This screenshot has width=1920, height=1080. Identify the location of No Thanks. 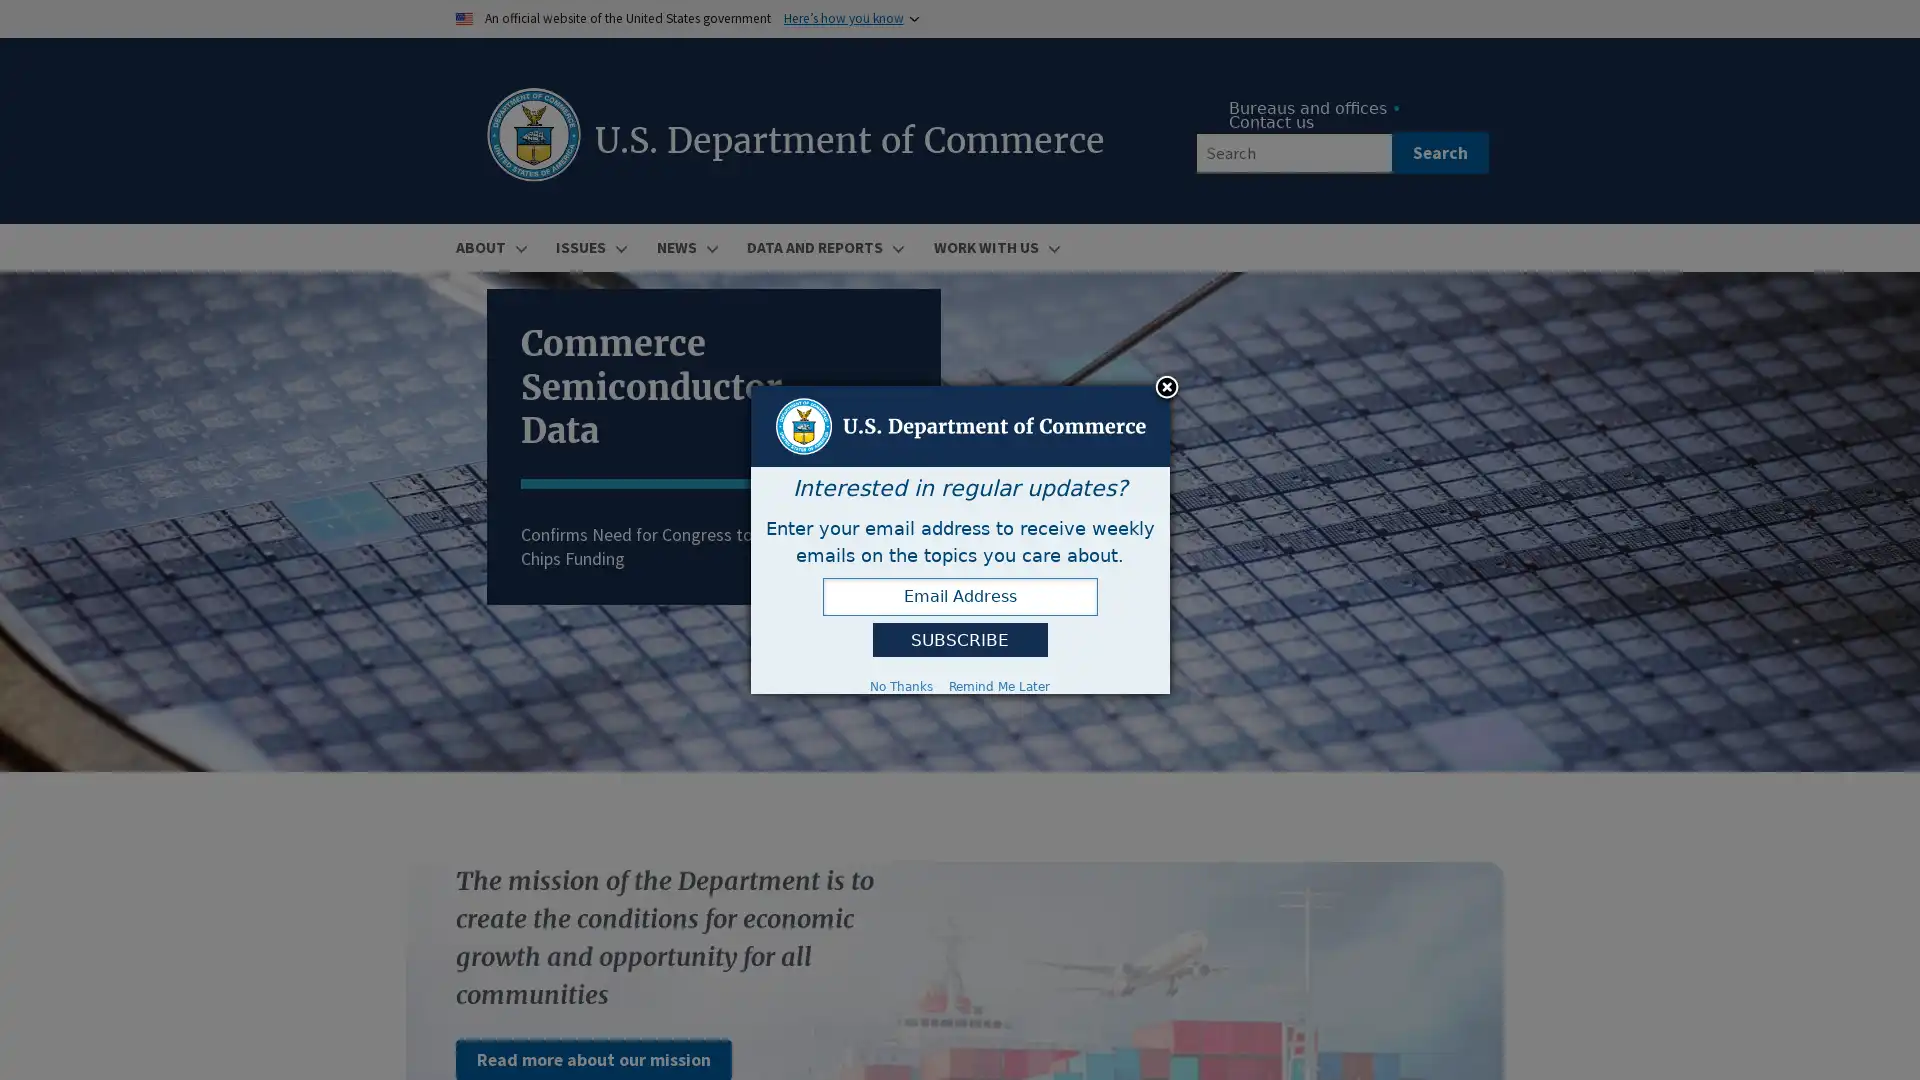
(900, 685).